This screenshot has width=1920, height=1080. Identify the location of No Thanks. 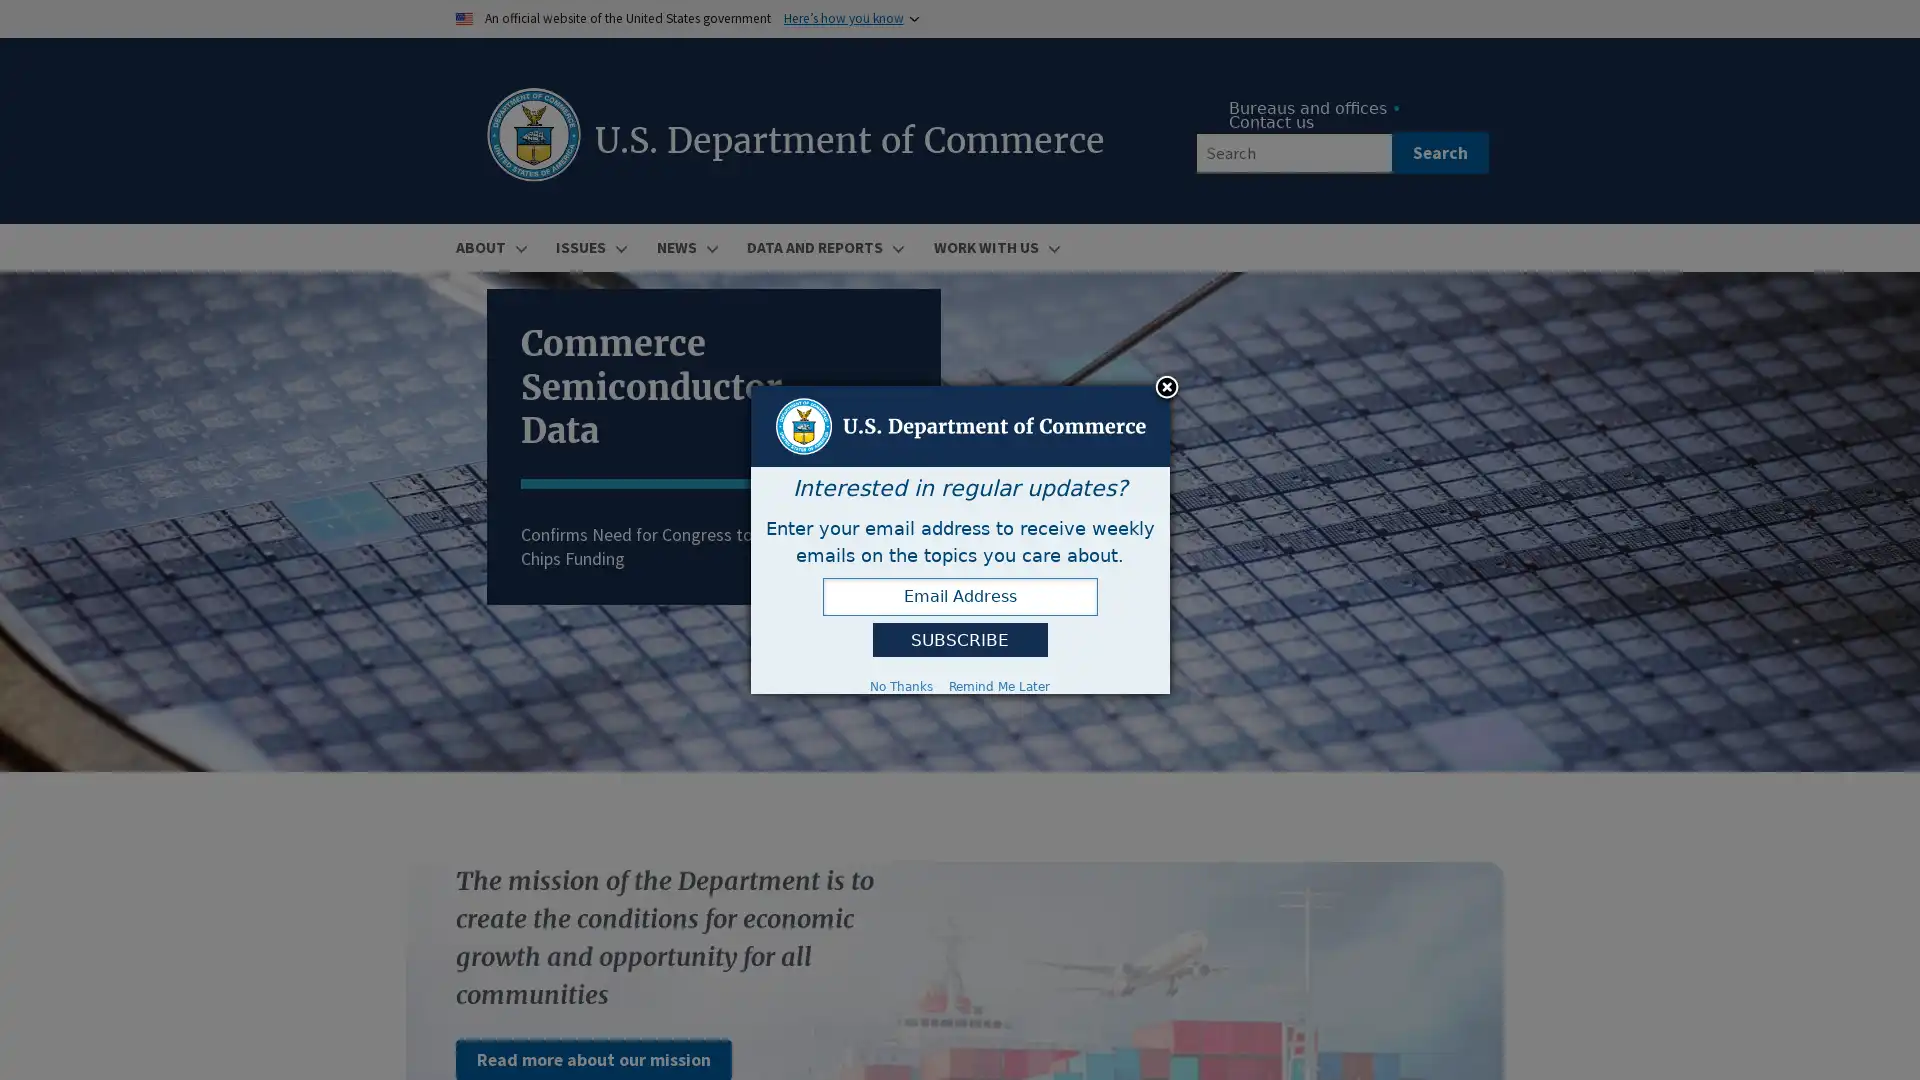
(900, 685).